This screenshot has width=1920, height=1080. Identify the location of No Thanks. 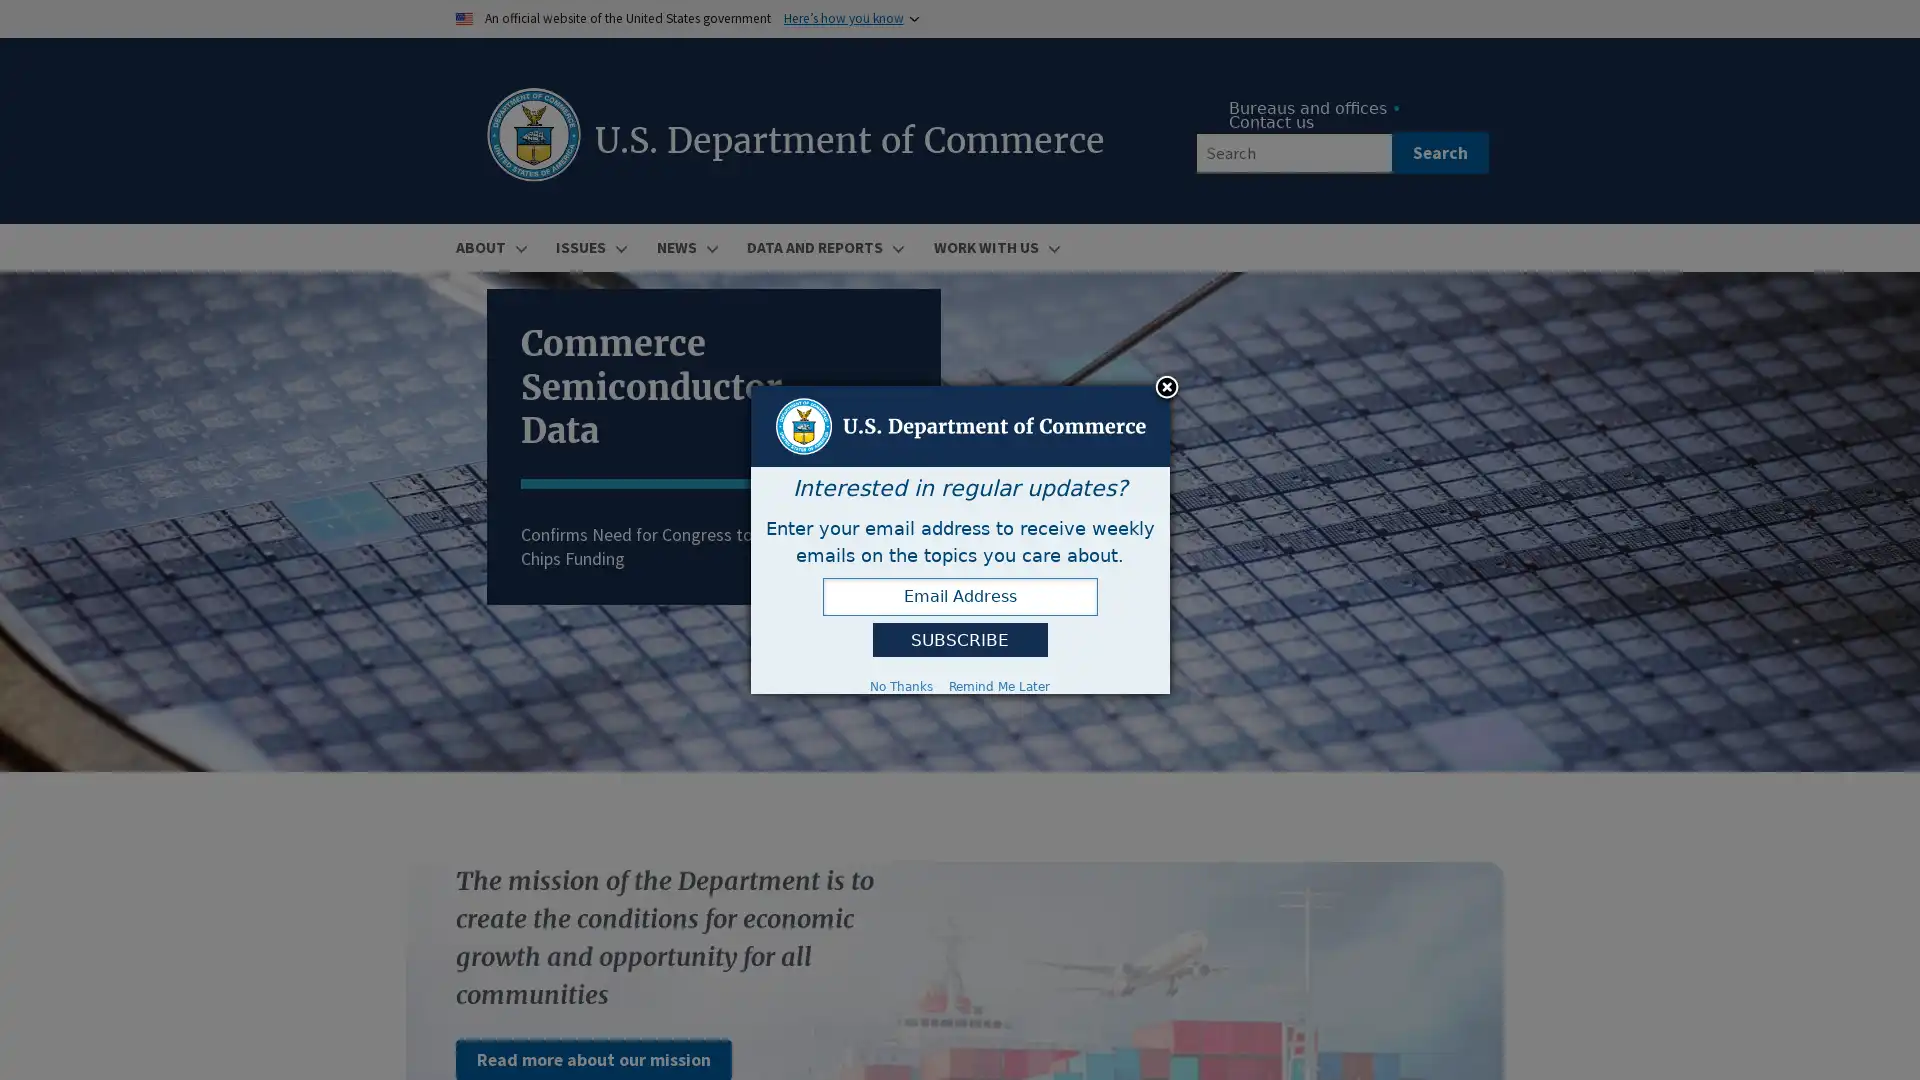
(900, 685).